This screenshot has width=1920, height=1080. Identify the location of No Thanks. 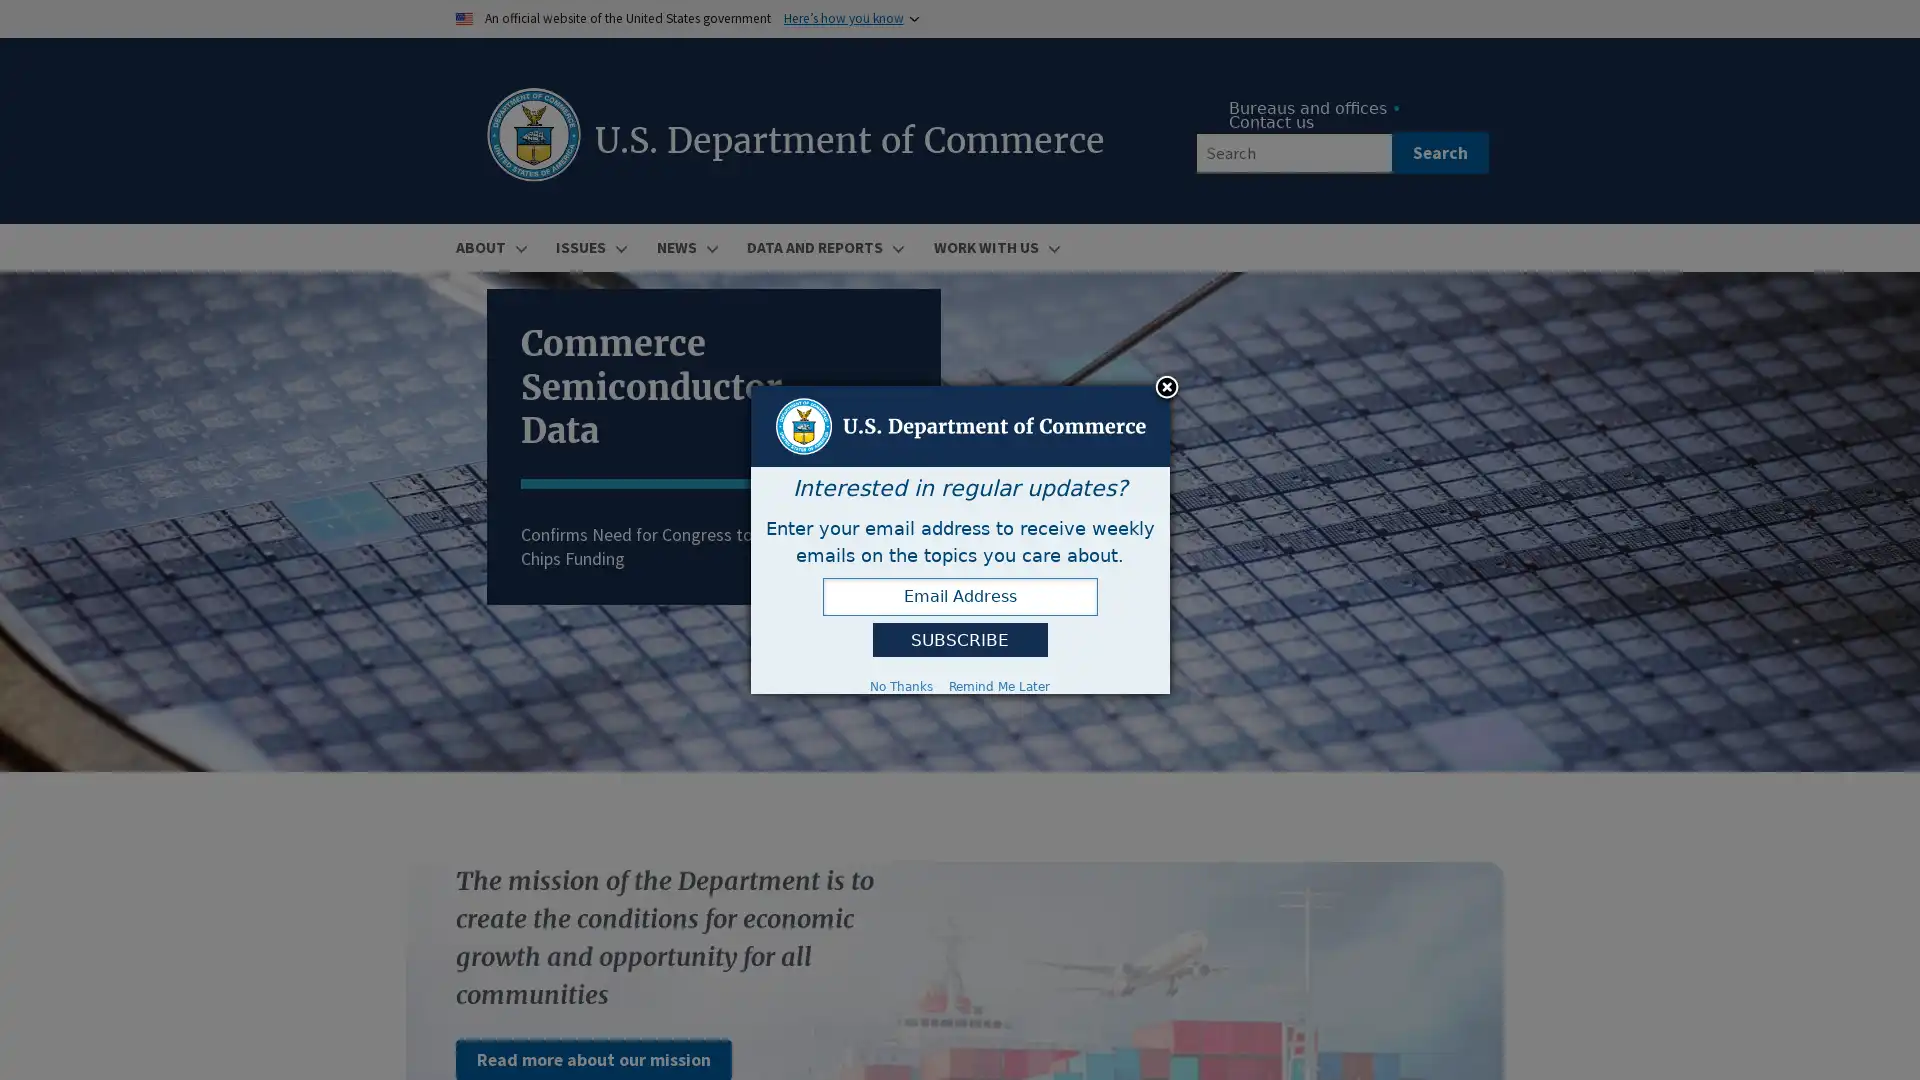
(900, 685).